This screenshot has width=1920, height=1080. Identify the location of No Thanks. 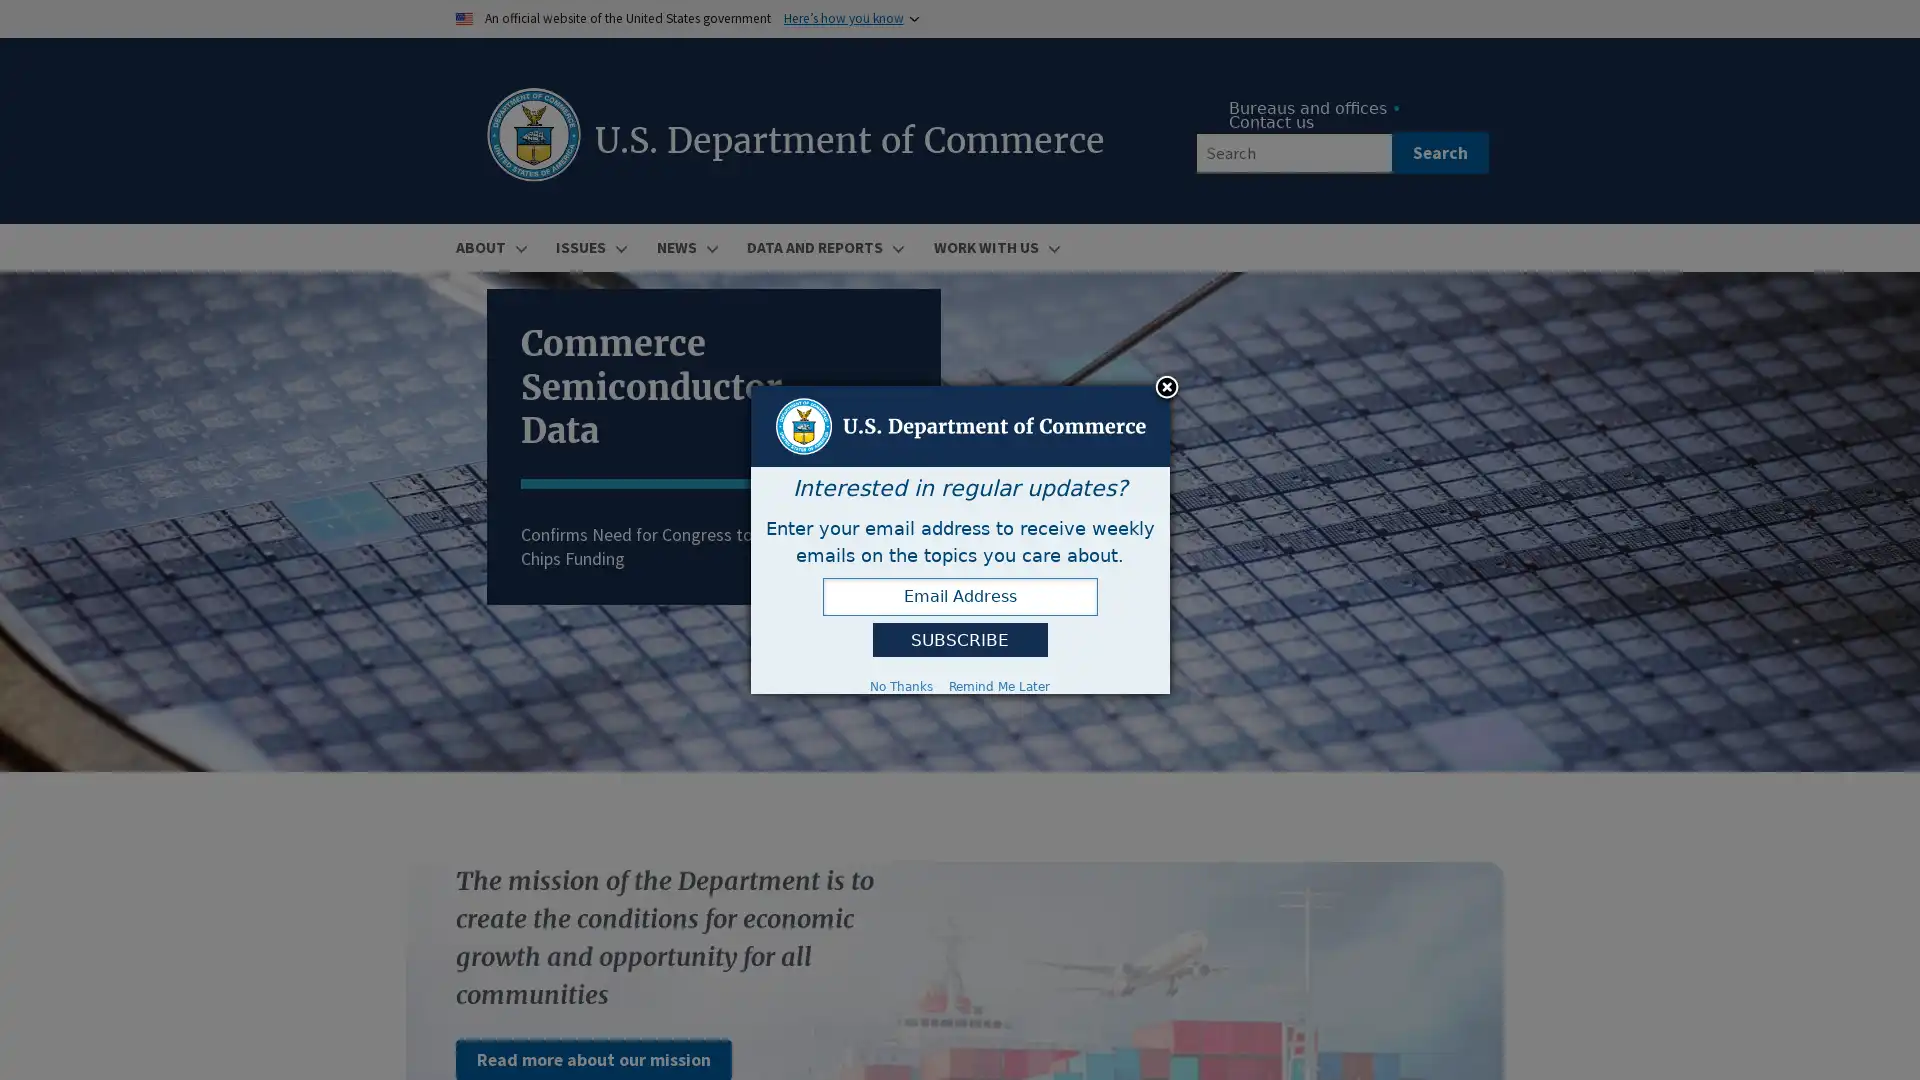
(900, 685).